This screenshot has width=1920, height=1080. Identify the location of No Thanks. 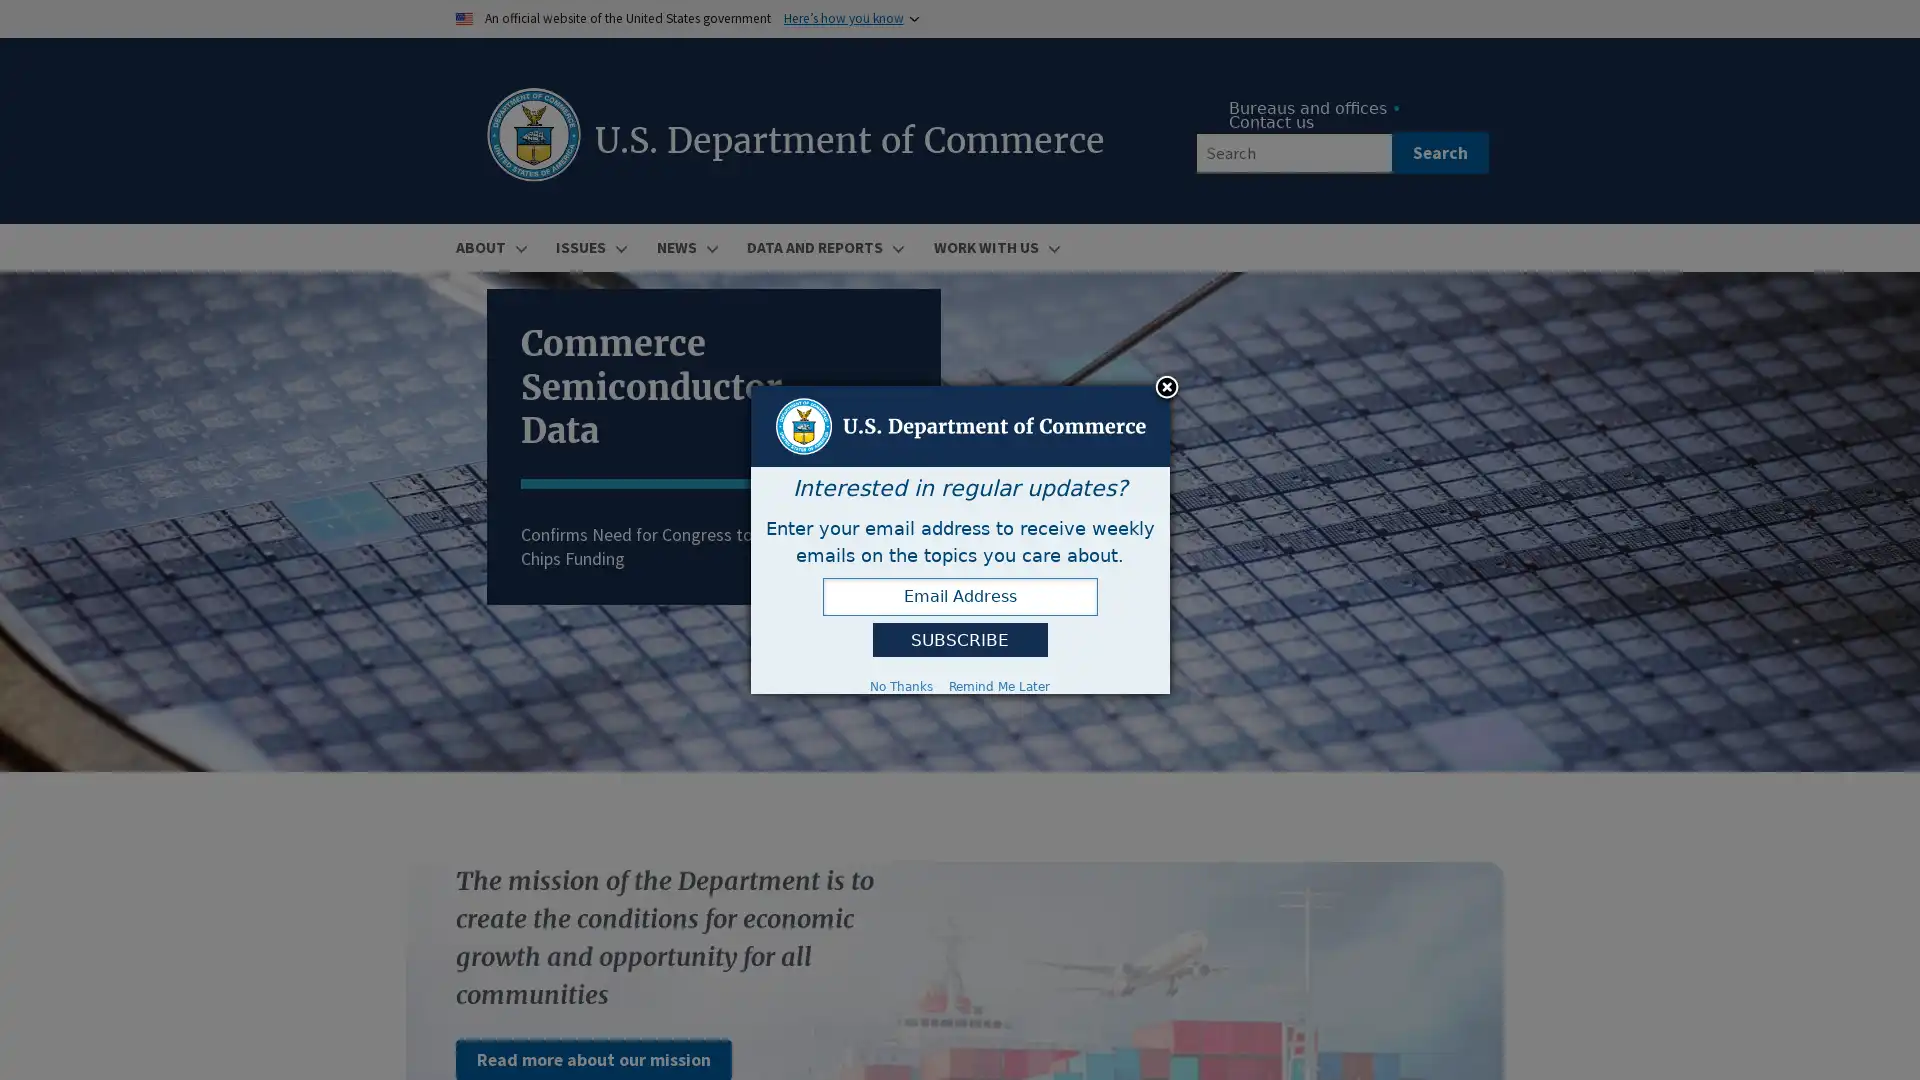
(900, 685).